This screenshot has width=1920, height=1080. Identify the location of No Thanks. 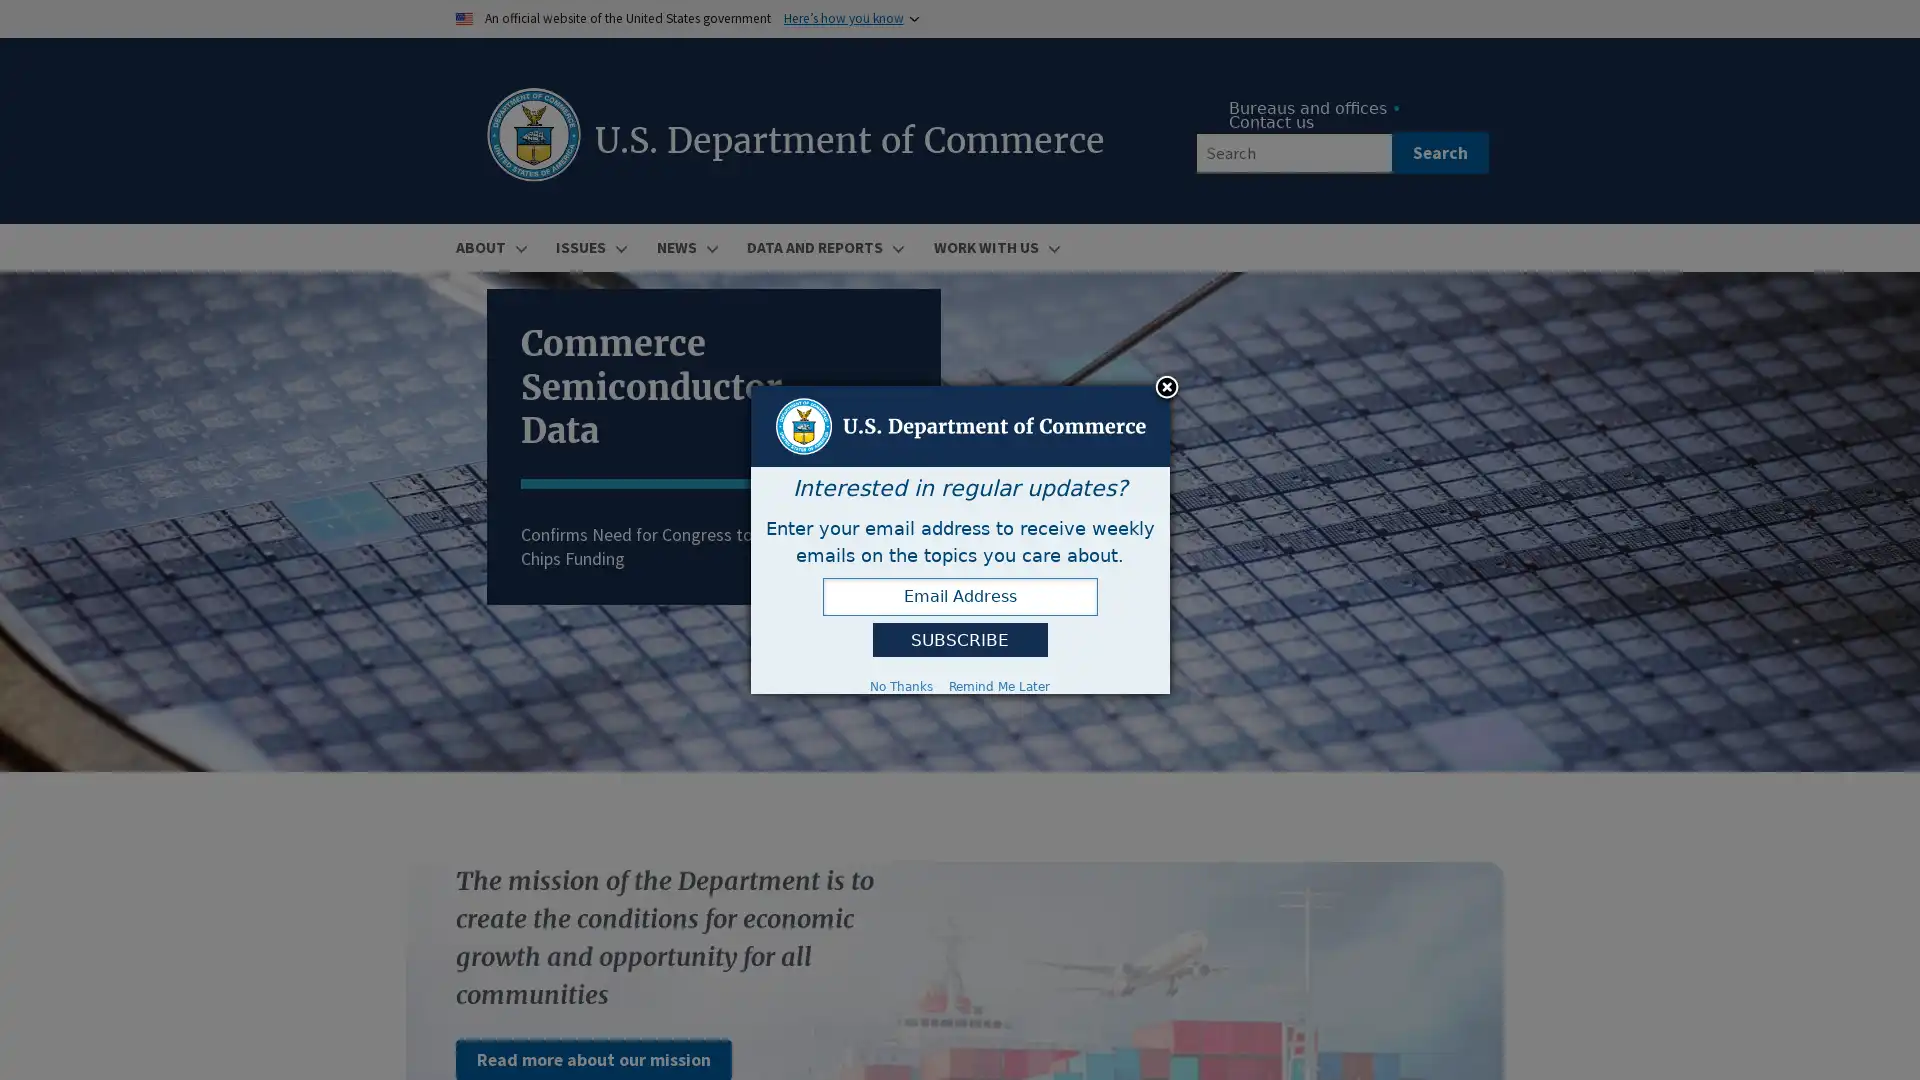
(900, 685).